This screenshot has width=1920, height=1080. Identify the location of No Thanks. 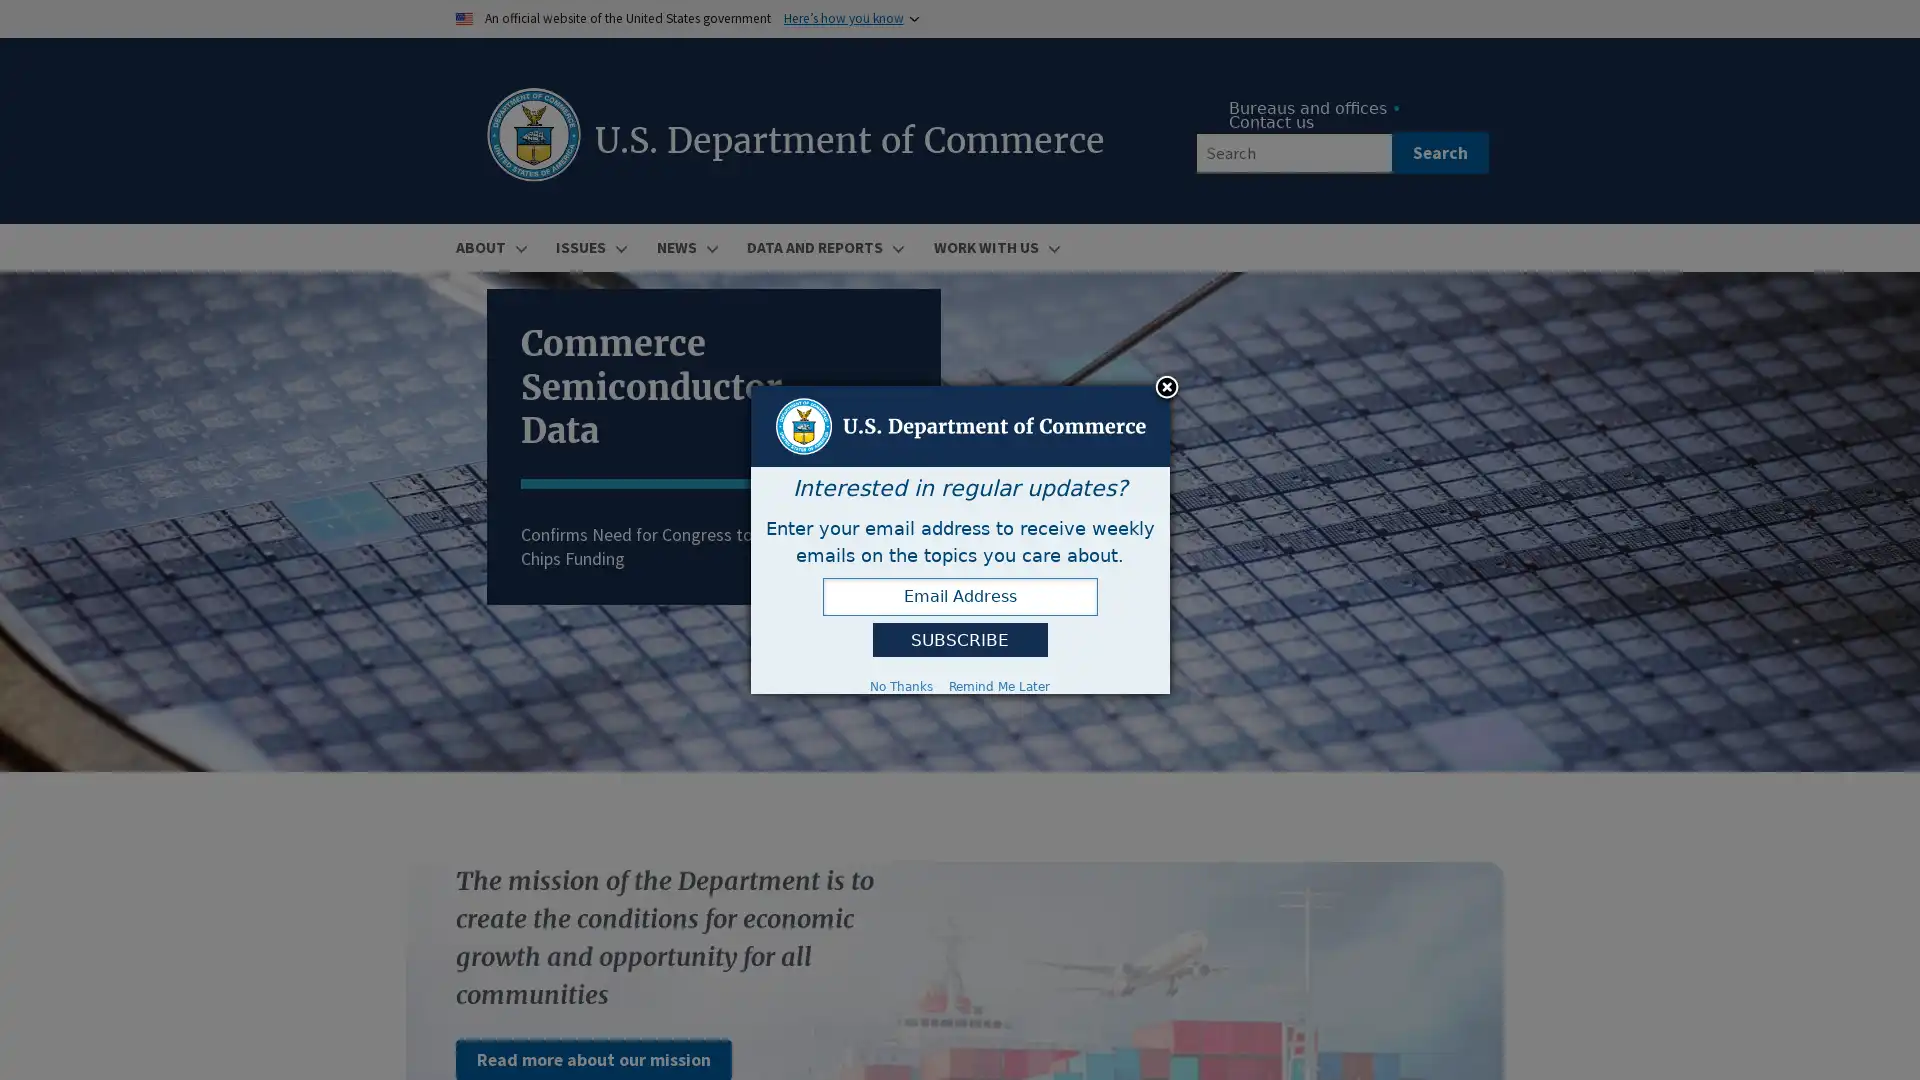
(900, 685).